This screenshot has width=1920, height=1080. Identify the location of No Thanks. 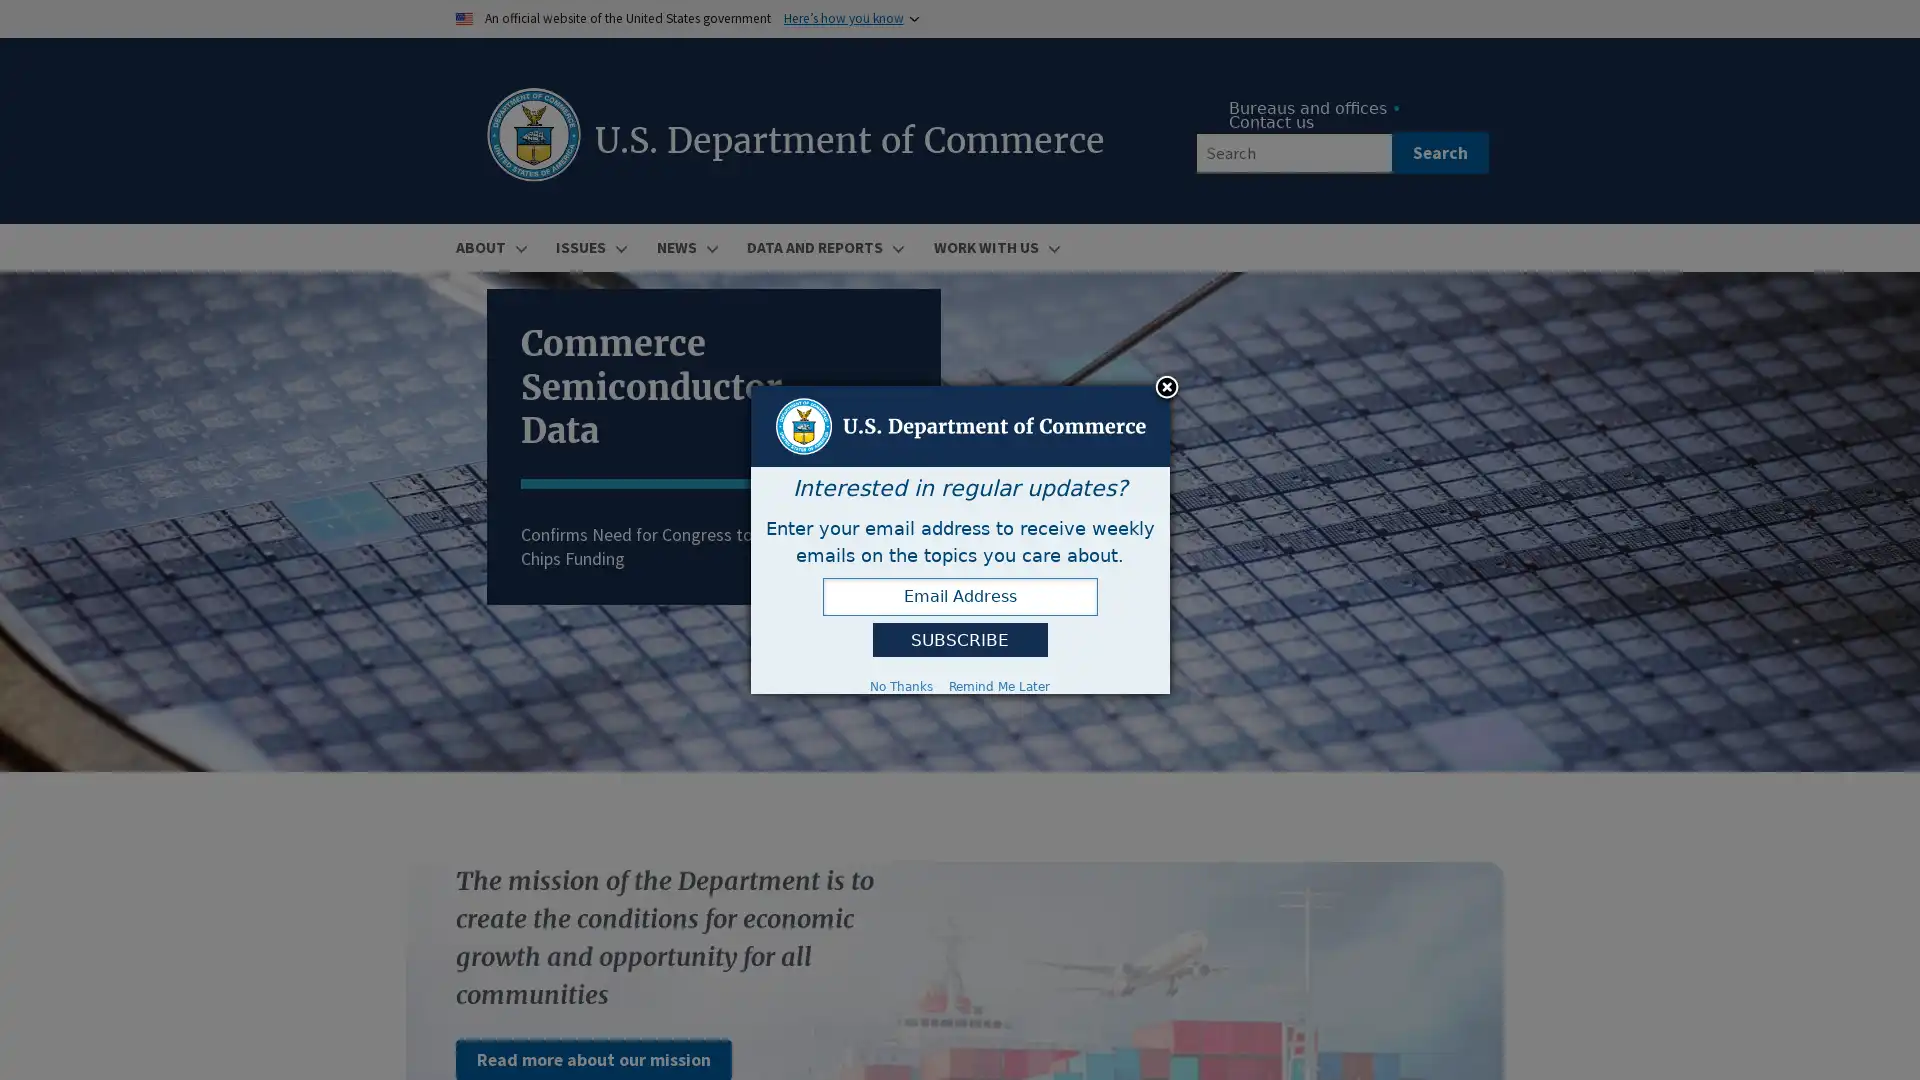
(900, 685).